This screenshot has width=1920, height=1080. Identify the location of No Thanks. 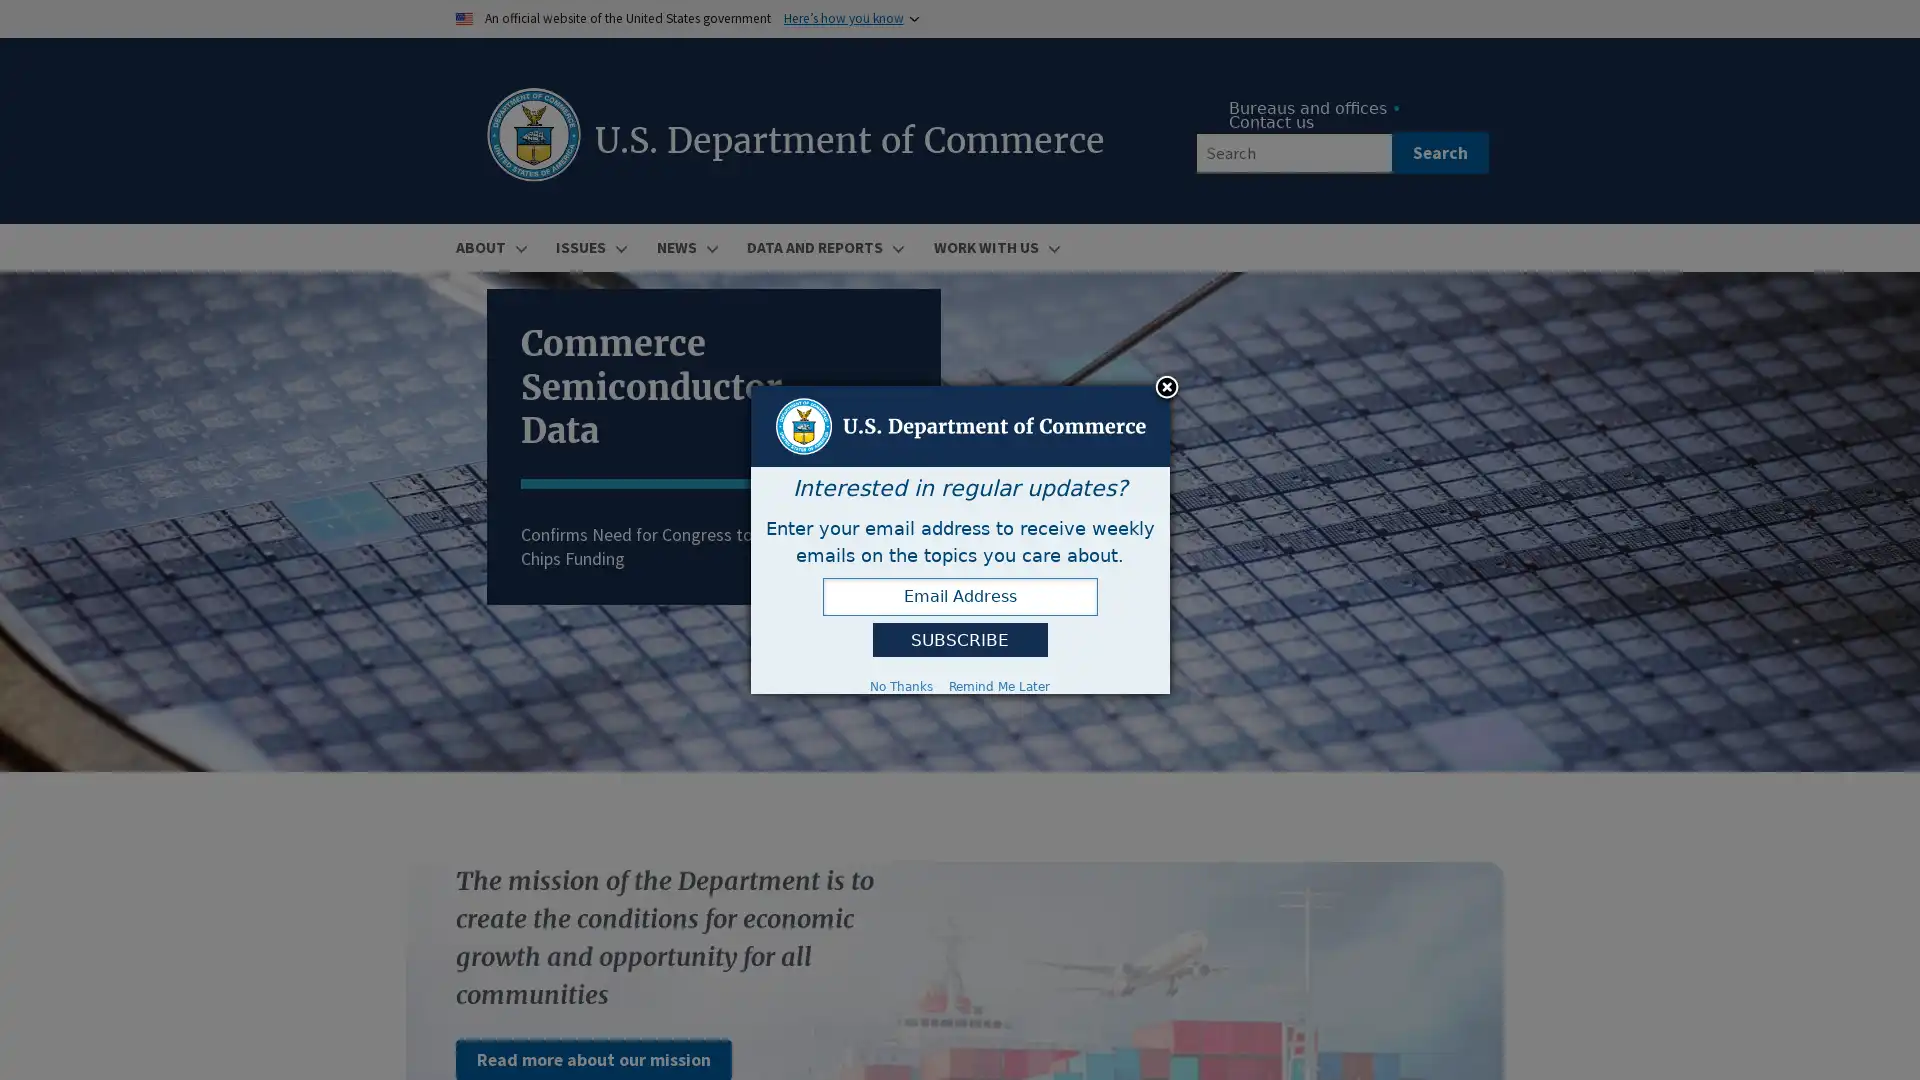
(900, 685).